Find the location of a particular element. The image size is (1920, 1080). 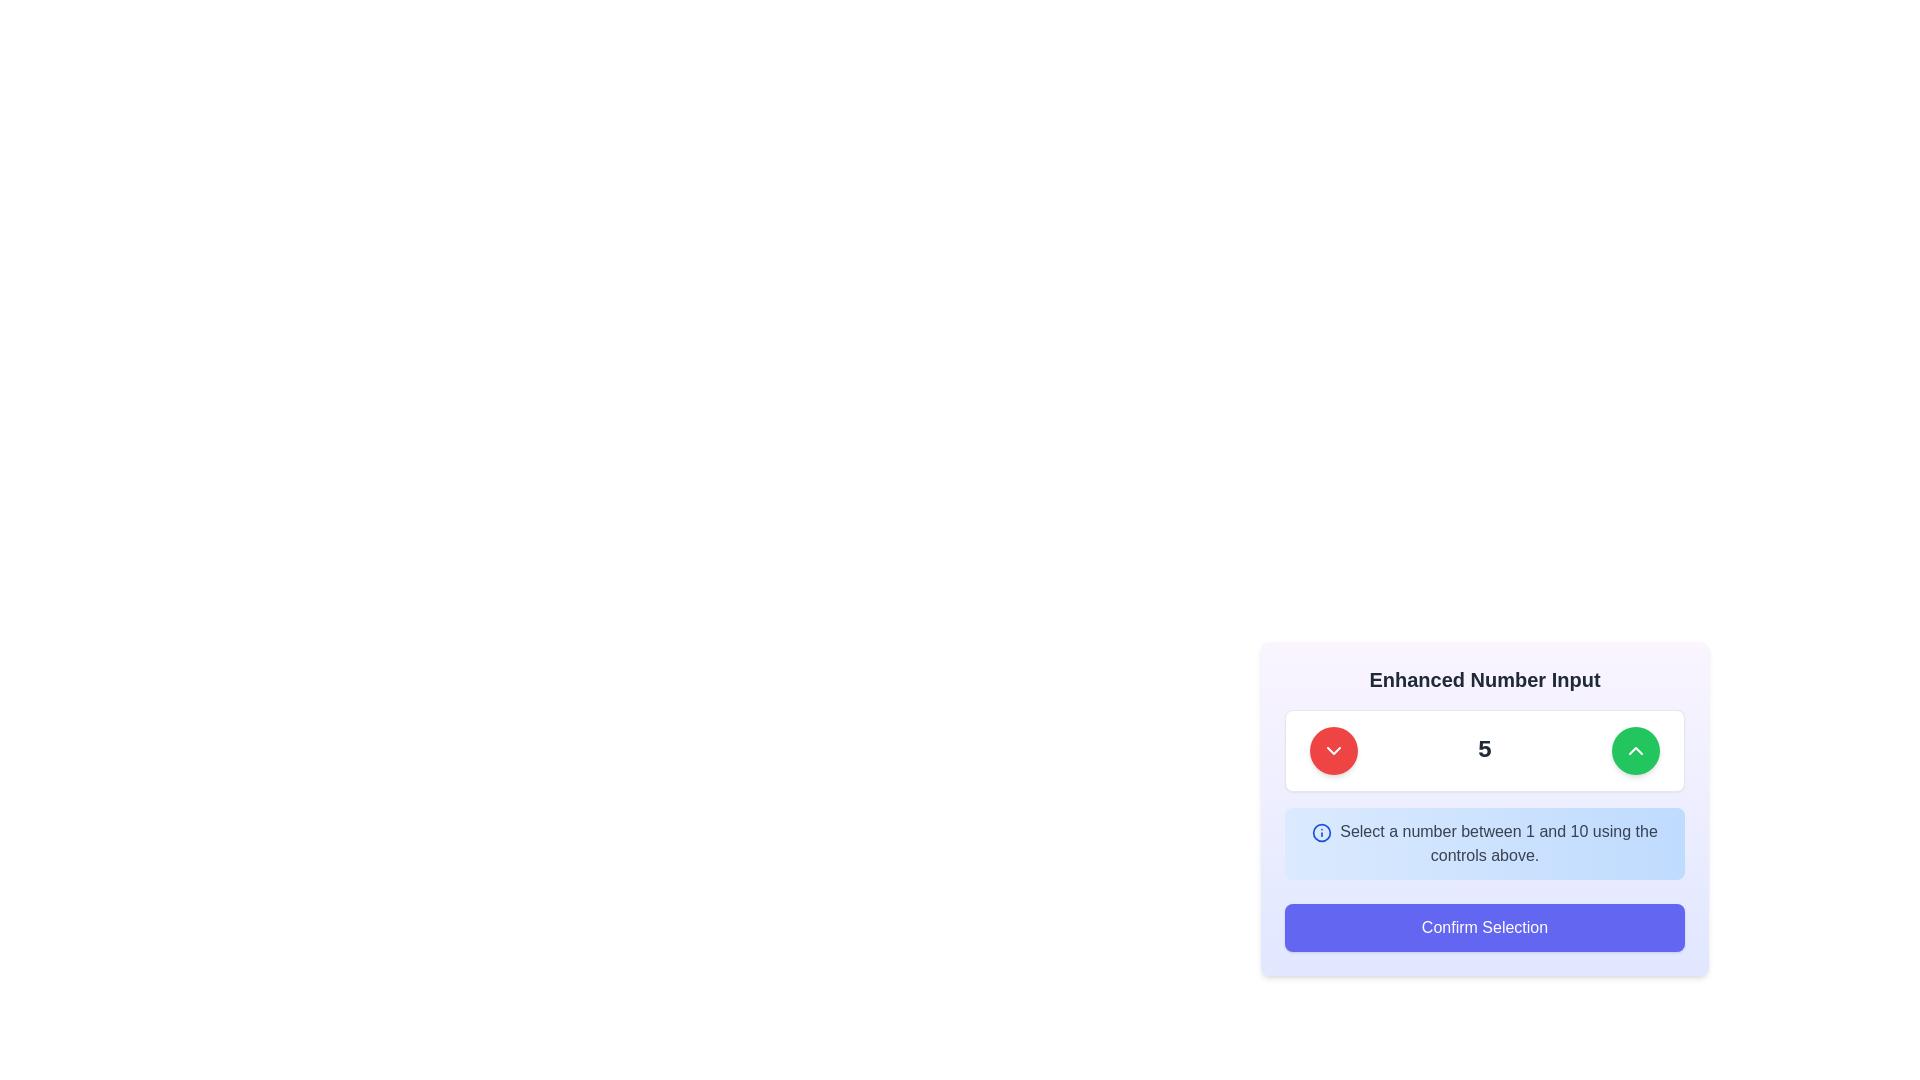

the green circular button with an upward-pointing chevron icon located at the top-right corner of the 'Enhanced Number Input' UI component to increase the number in the input field is located at coordinates (1636, 751).